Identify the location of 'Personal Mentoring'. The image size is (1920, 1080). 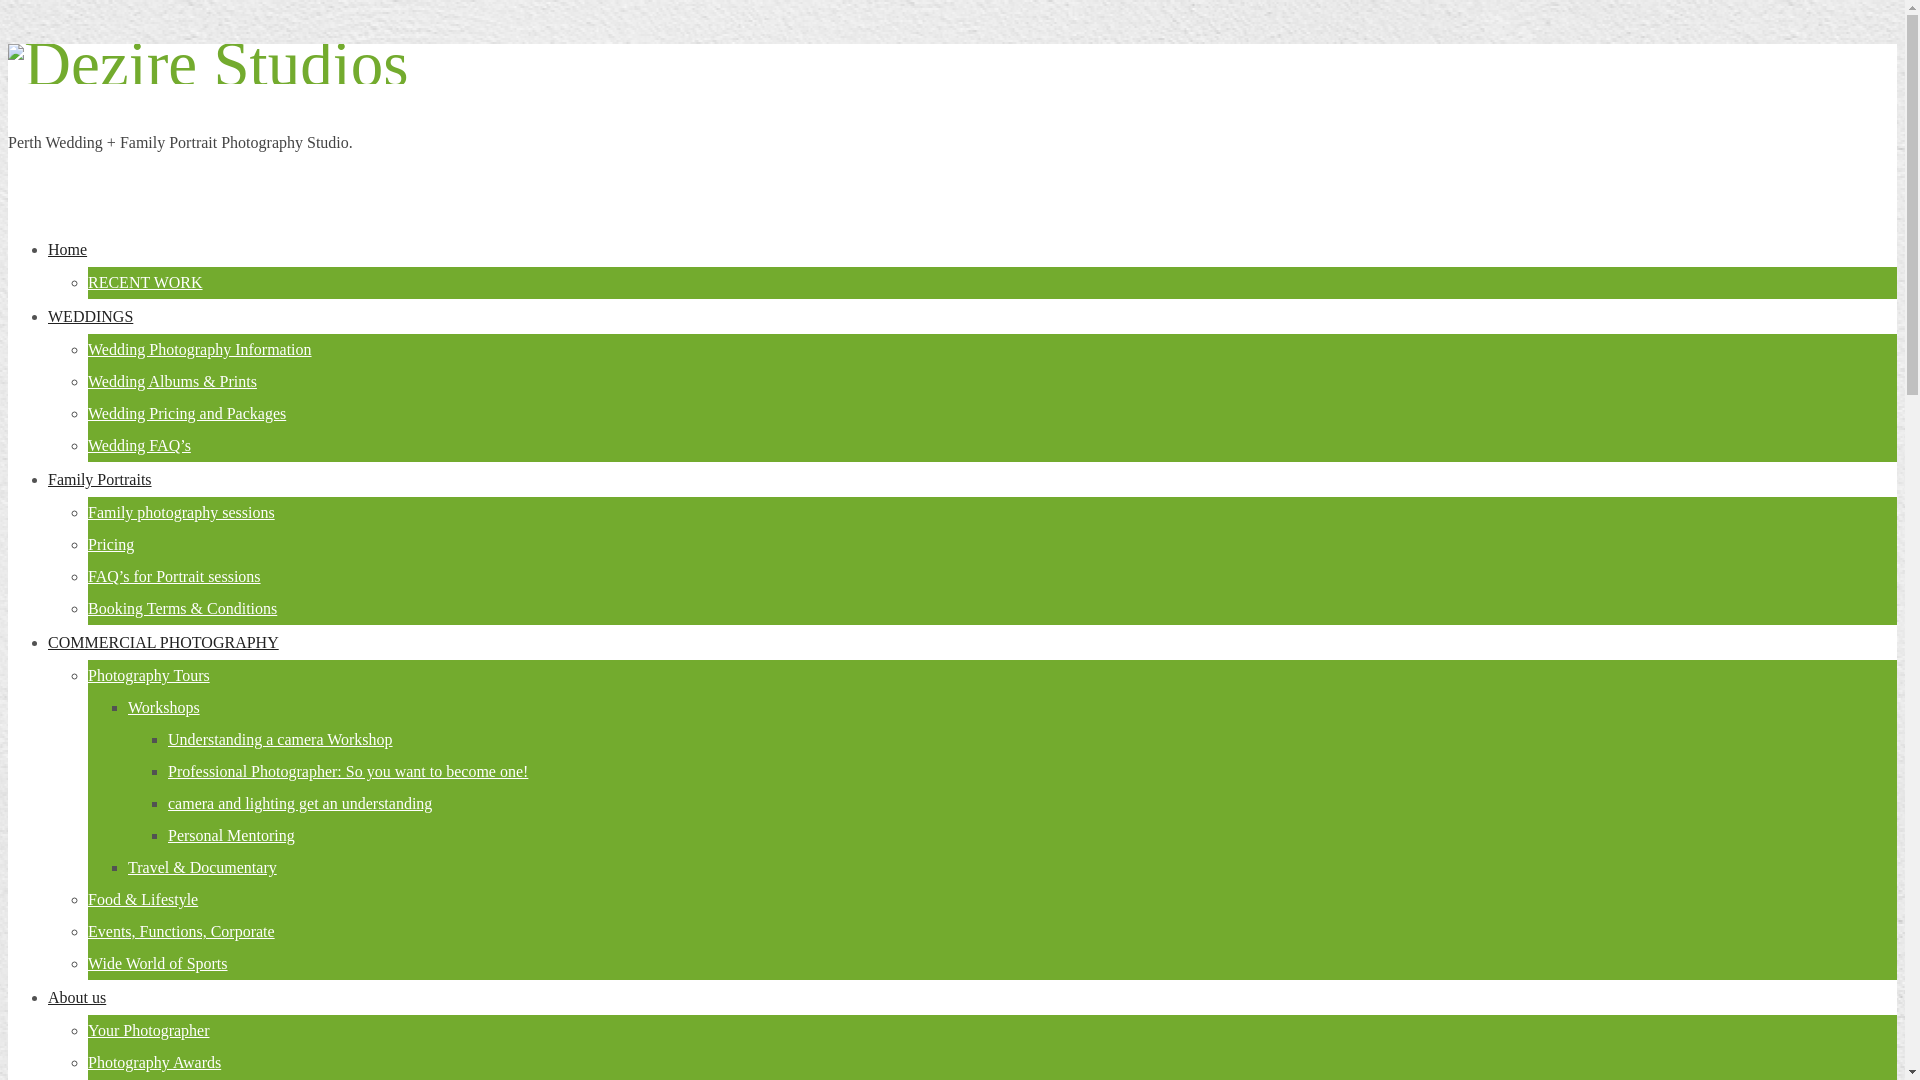
(168, 835).